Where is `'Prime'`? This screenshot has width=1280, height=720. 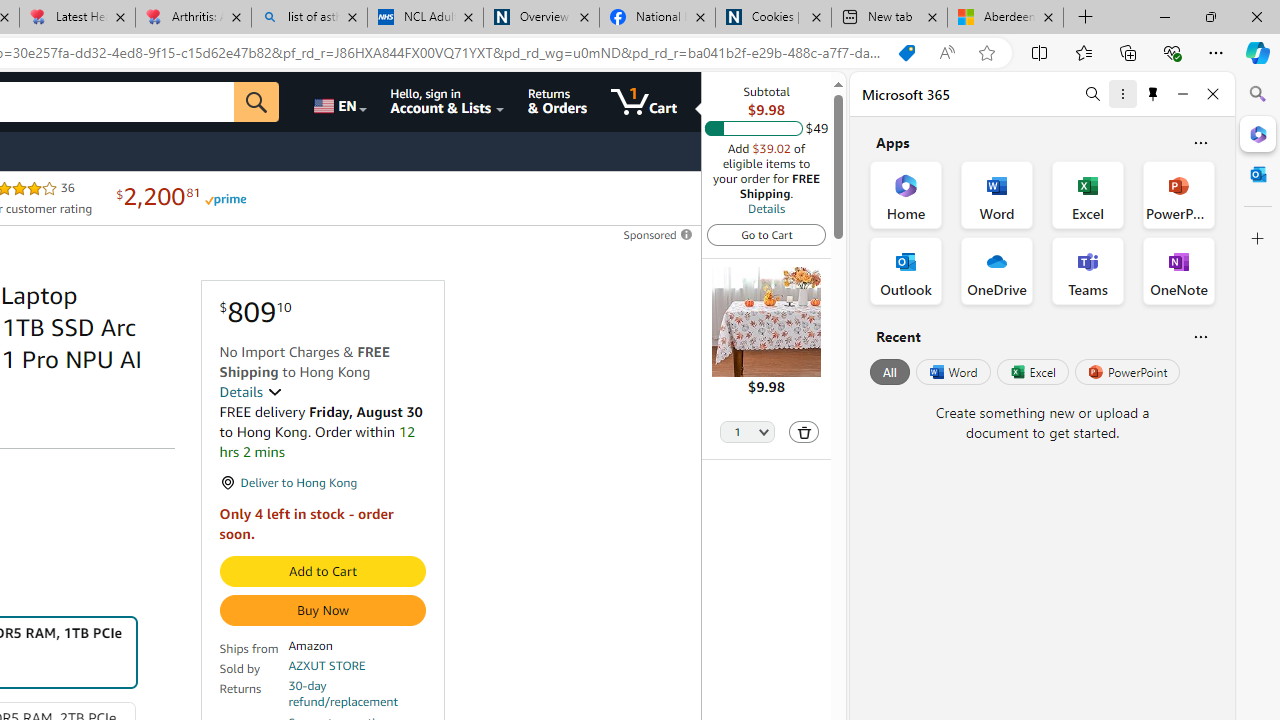 'Prime' is located at coordinates (224, 199).